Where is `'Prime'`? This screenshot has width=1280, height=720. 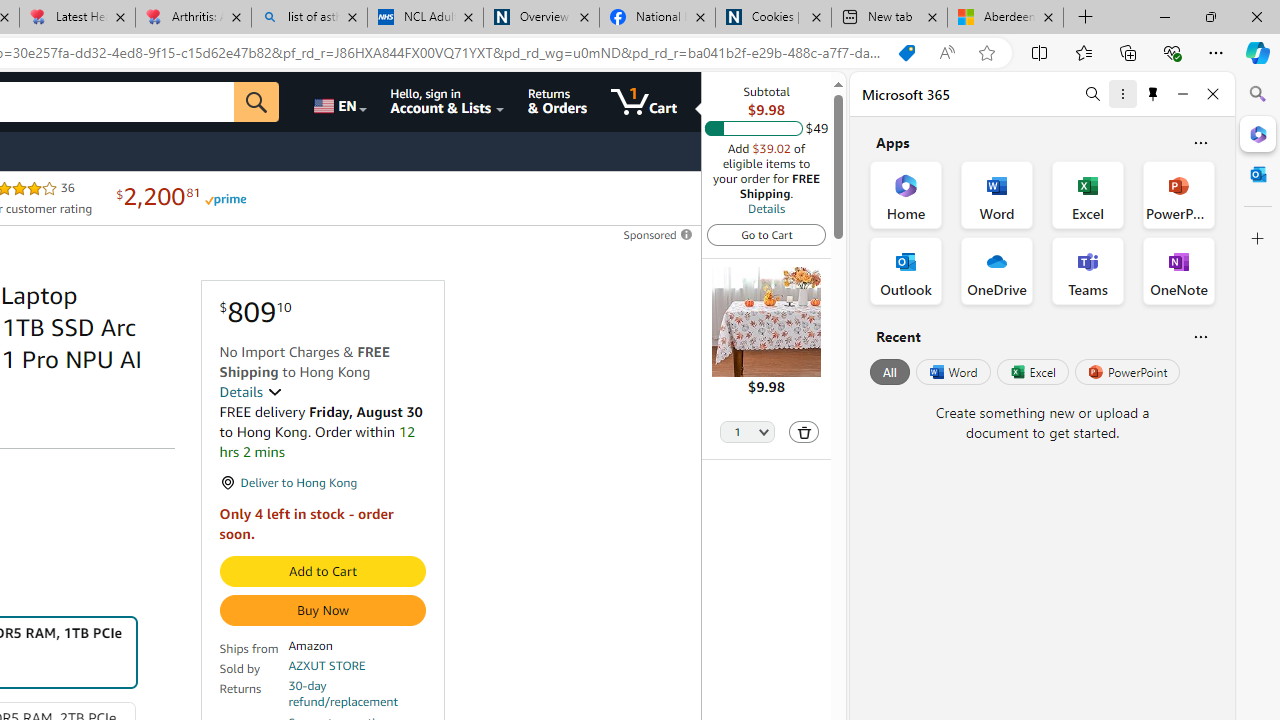 'Prime' is located at coordinates (224, 199).